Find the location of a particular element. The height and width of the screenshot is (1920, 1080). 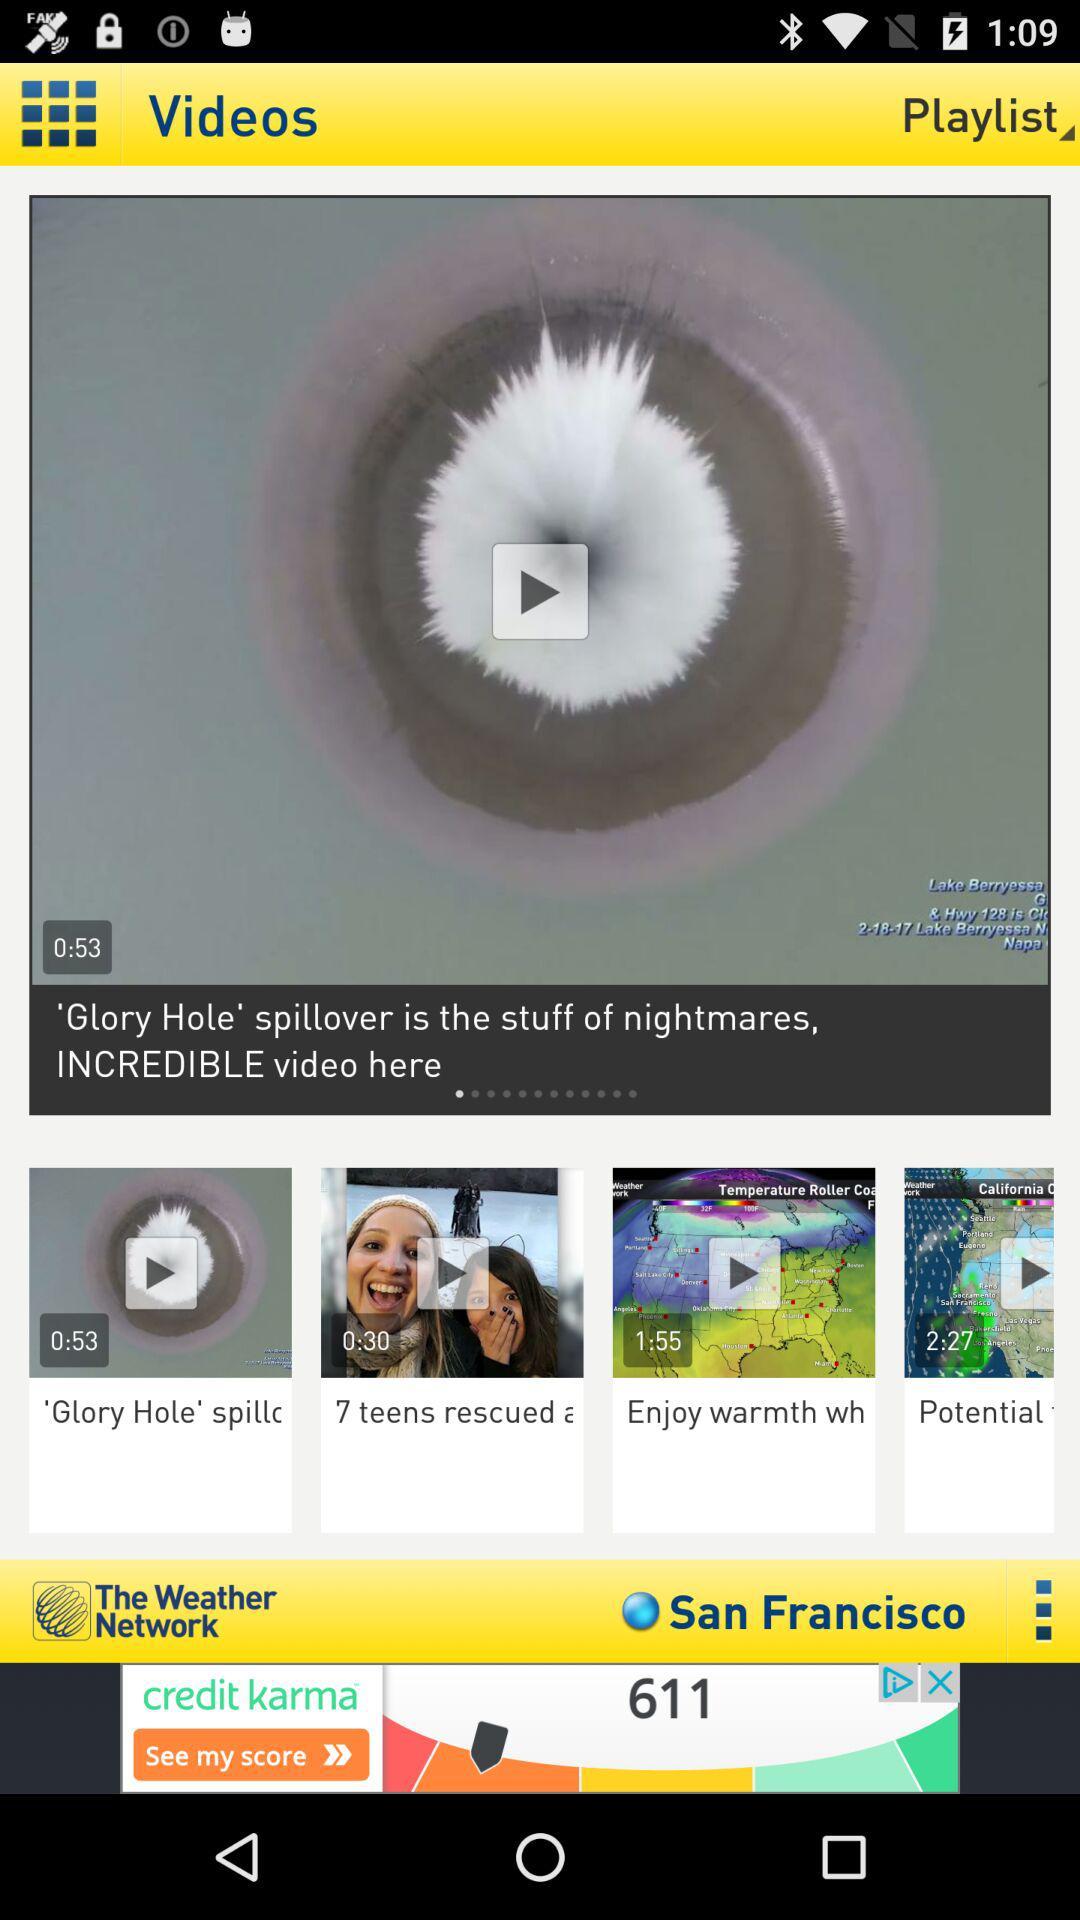

video play is located at coordinates (159, 1271).